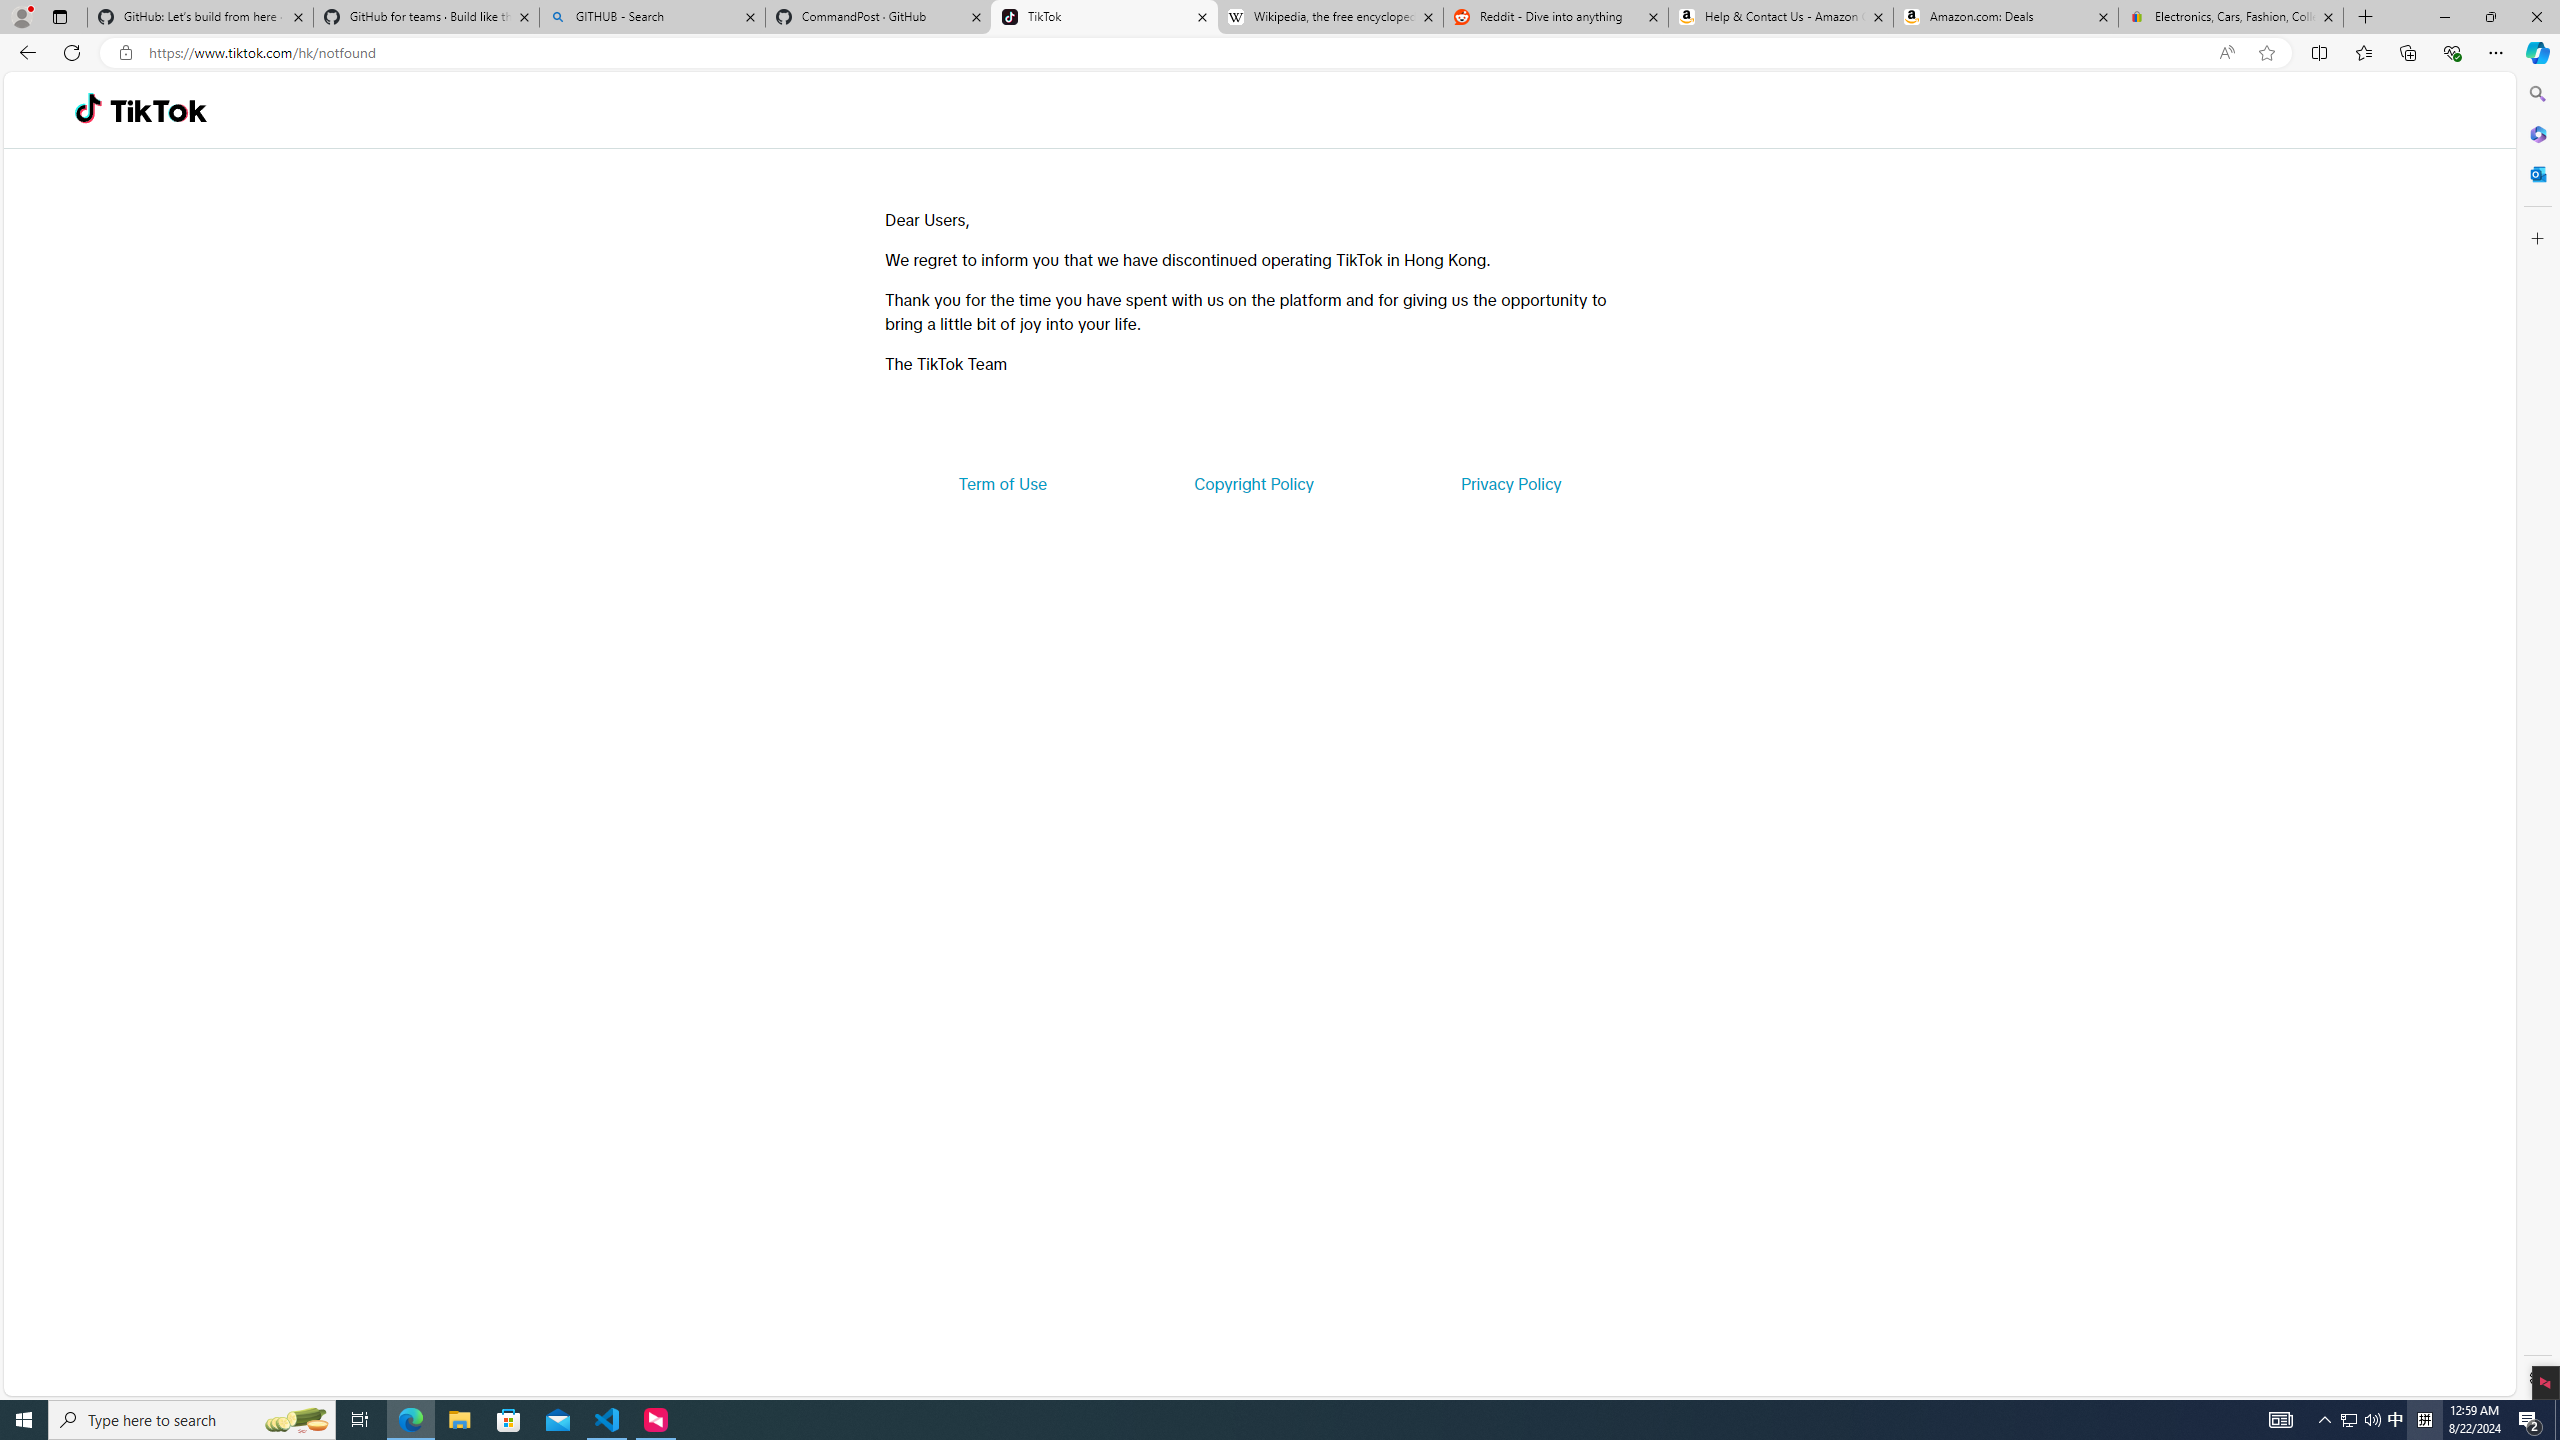 This screenshot has height=1440, width=2560. I want to click on 'Privacy Policy', so click(1509, 482).